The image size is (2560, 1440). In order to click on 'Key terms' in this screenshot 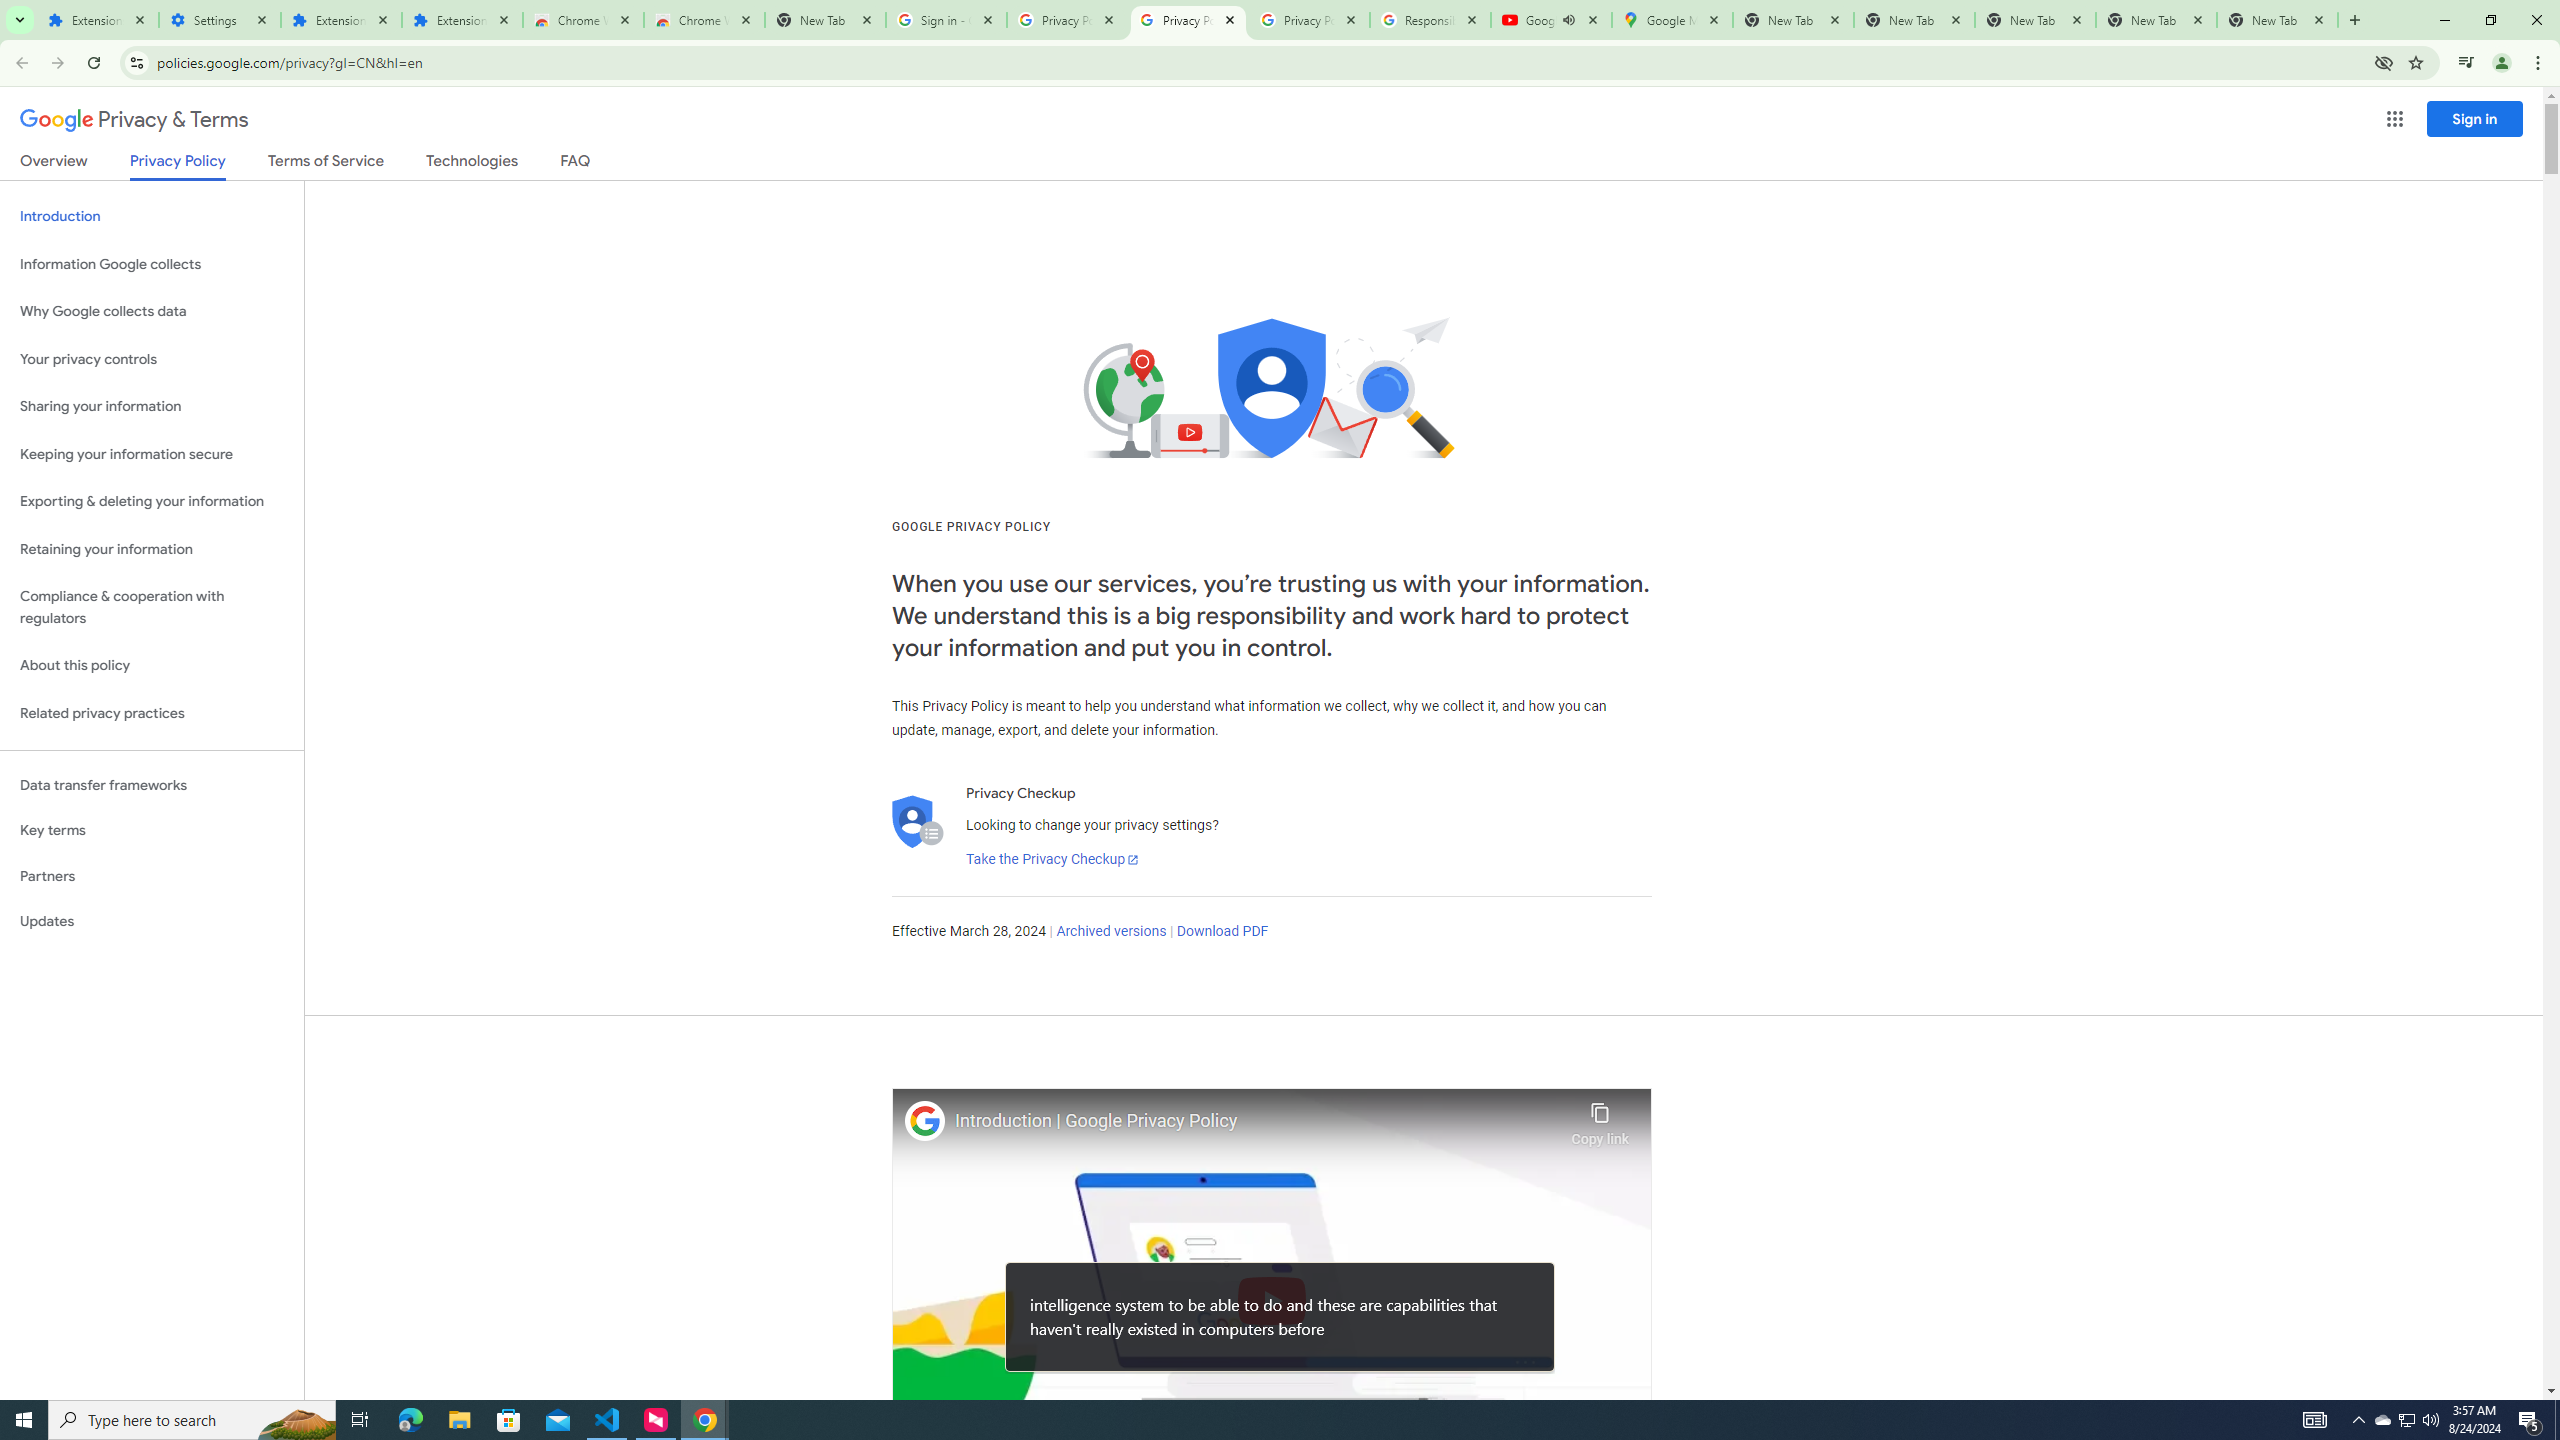, I will do `click(151, 830)`.